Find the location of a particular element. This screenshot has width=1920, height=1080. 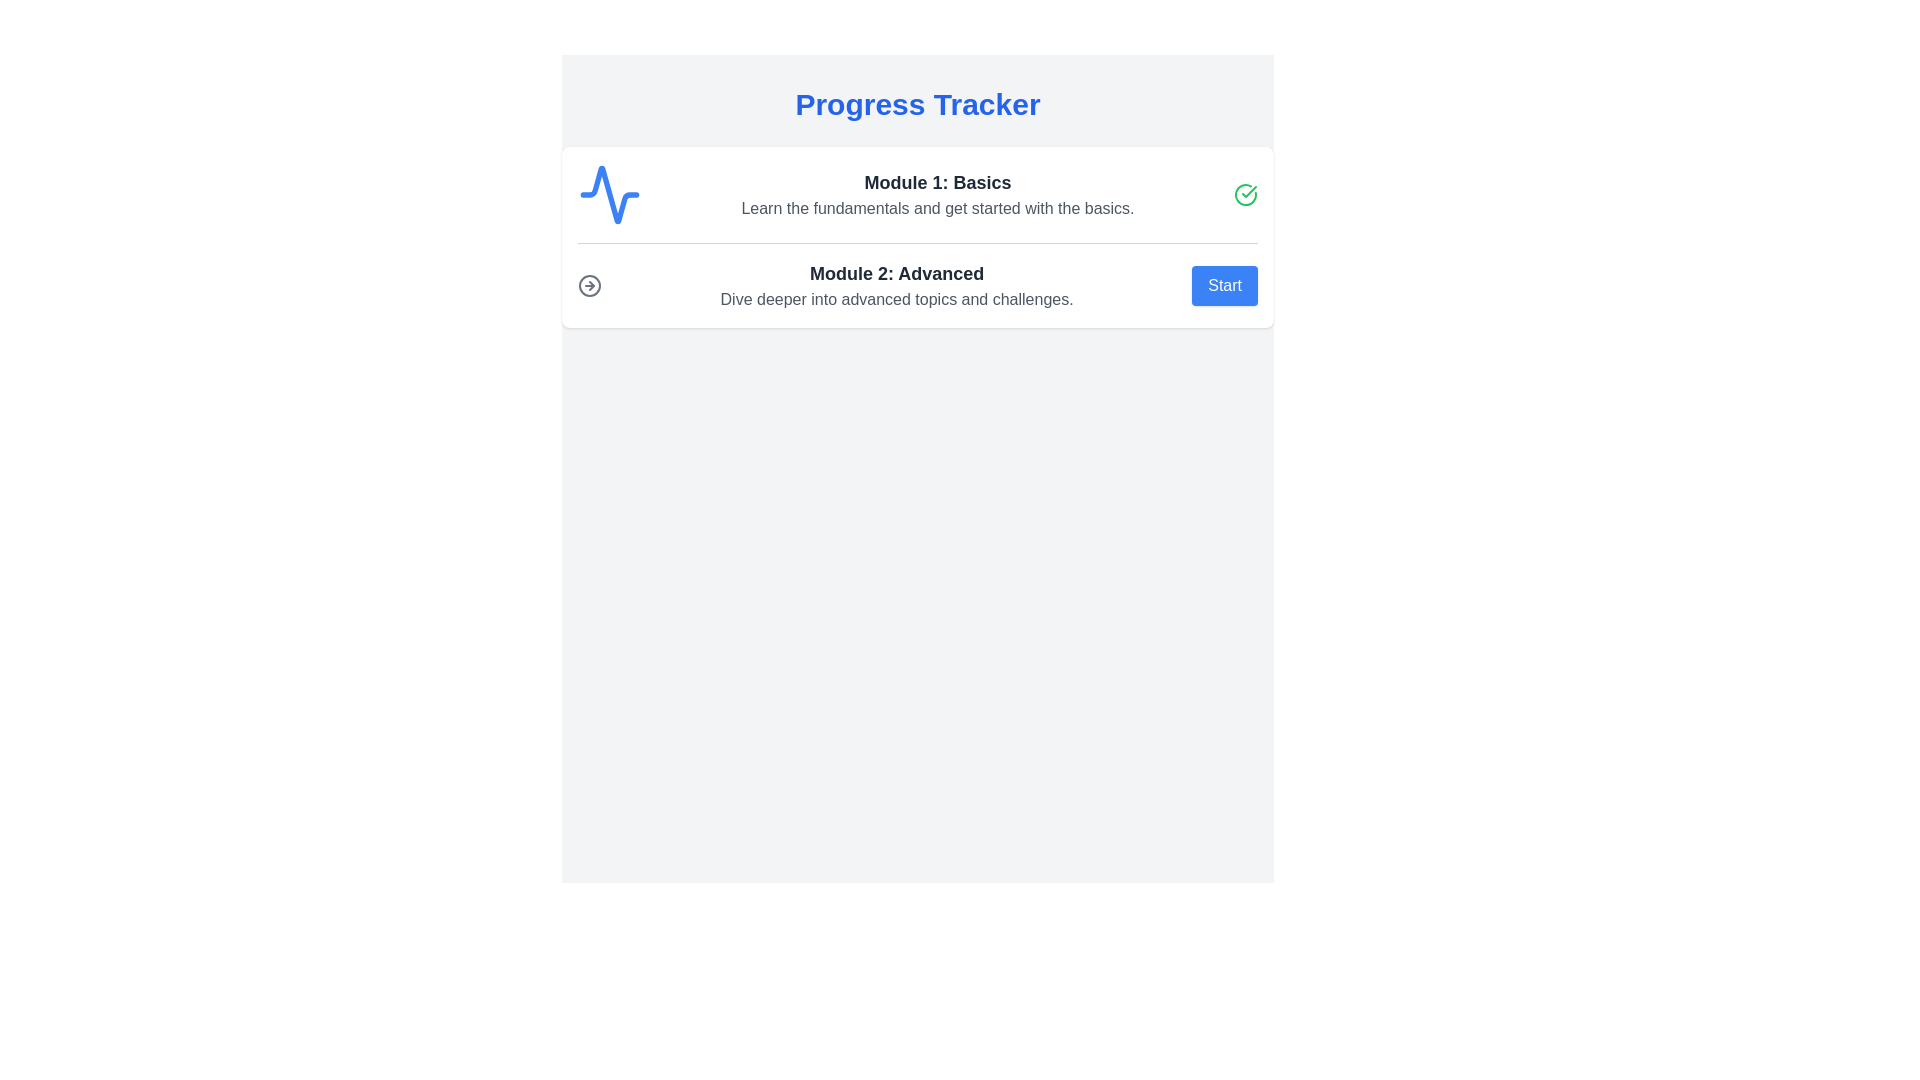

the green checkmark icon indicating successful completion at the end of the 'Module 1: Basics' row is located at coordinates (1248, 192).